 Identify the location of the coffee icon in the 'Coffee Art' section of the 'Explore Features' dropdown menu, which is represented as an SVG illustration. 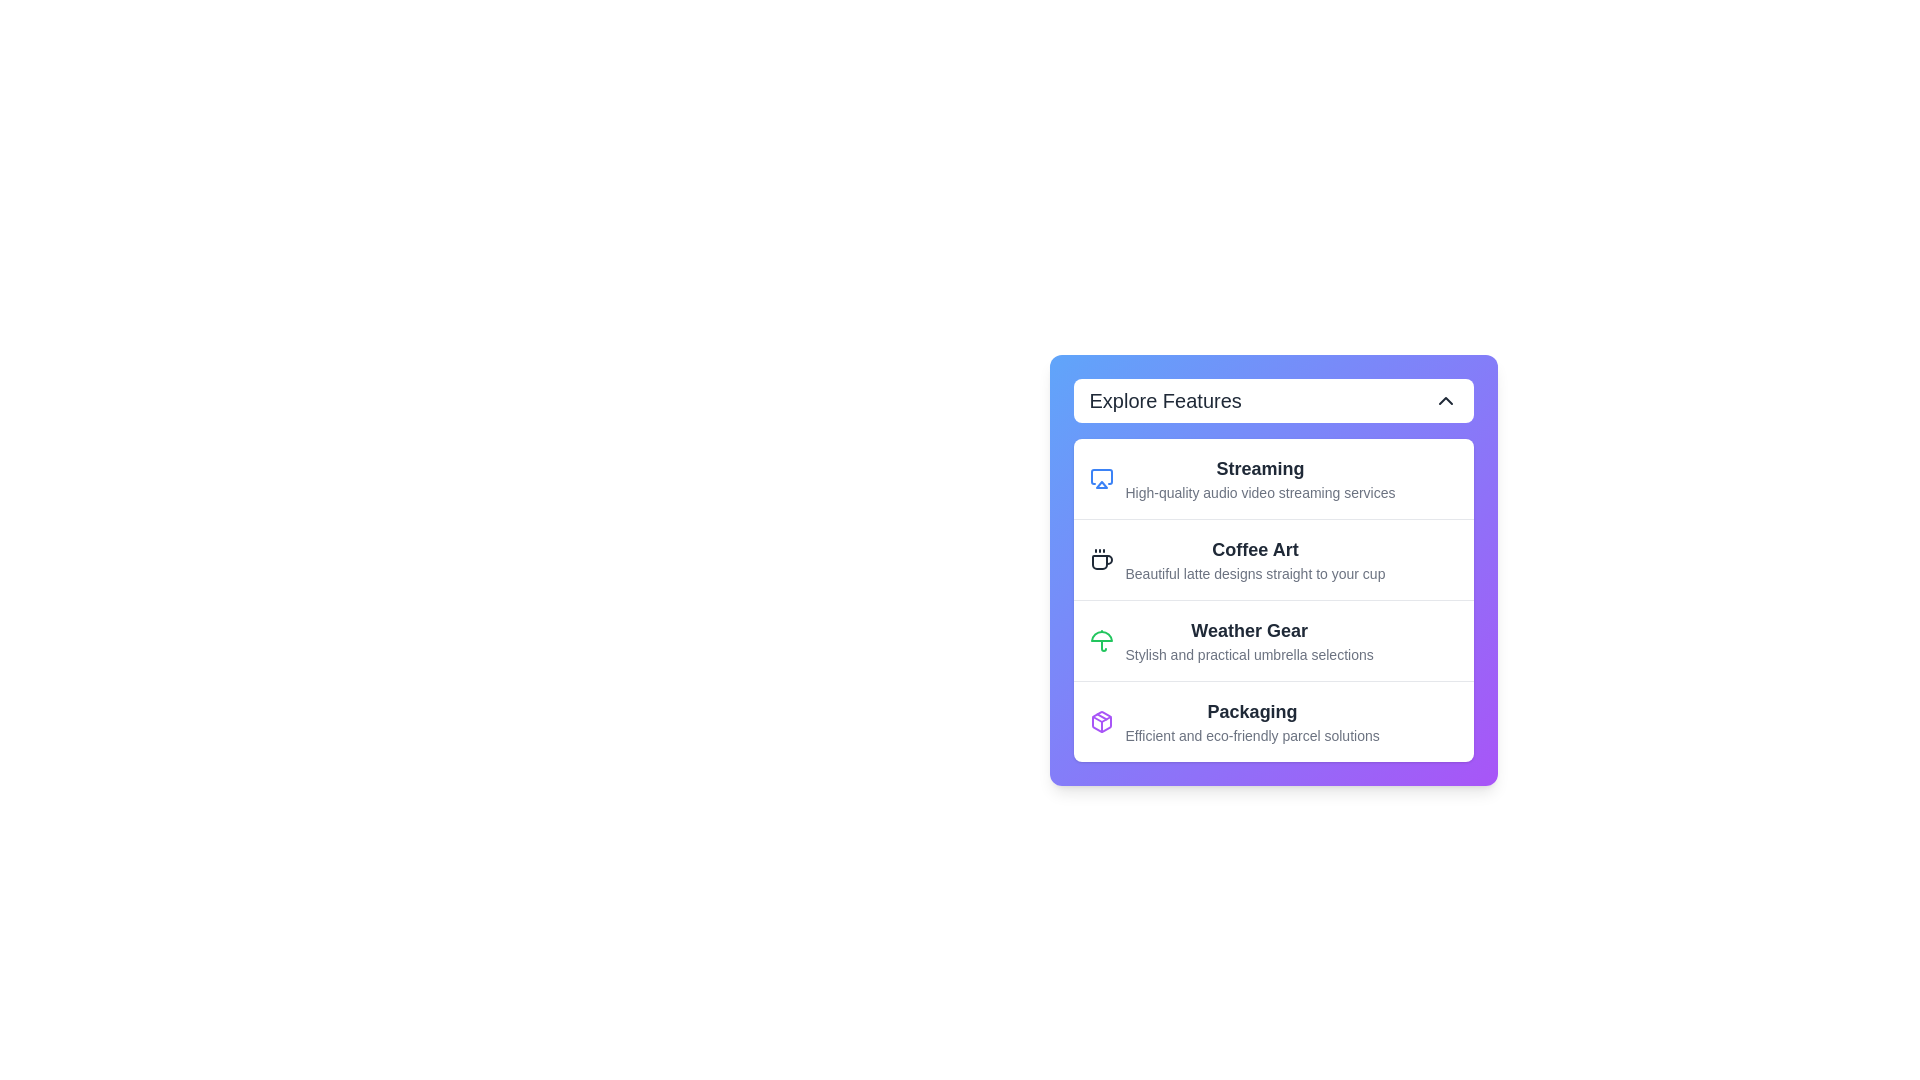
(1101, 562).